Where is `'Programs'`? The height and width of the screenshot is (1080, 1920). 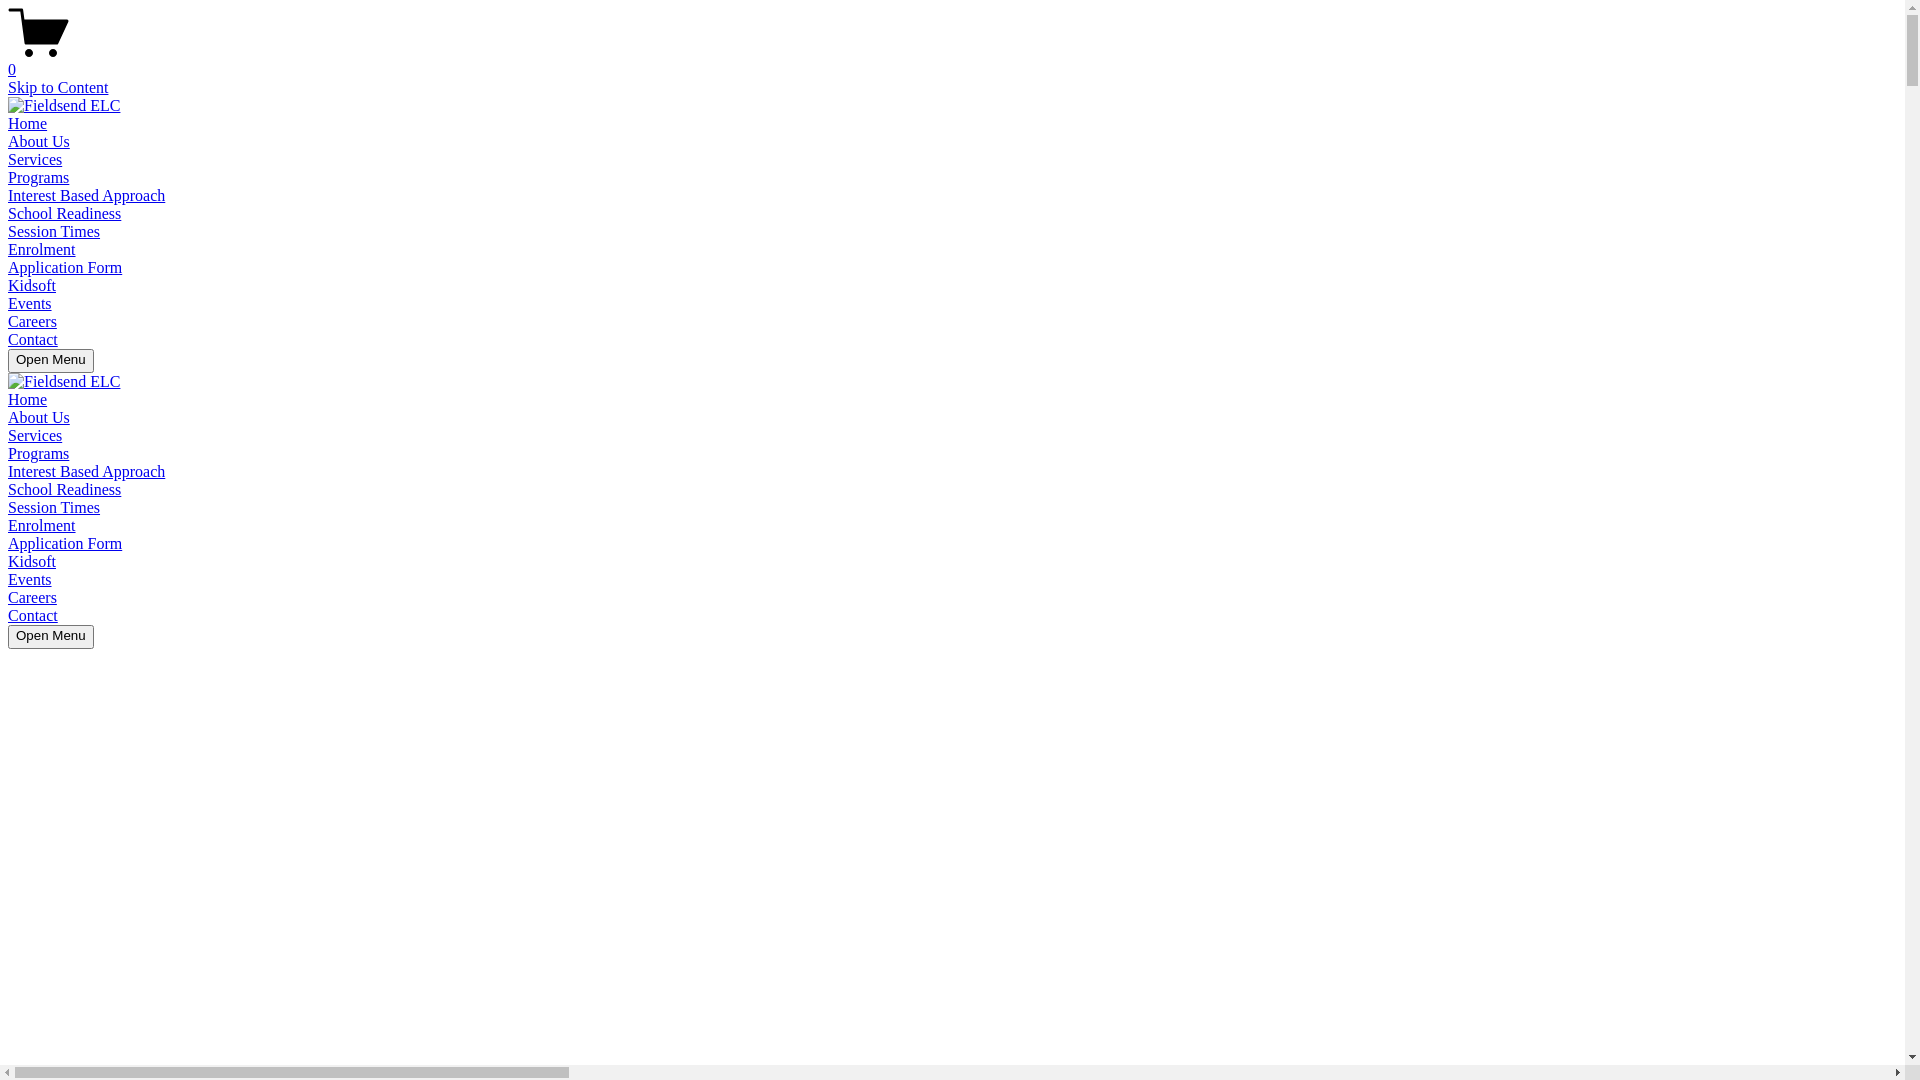 'Programs' is located at coordinates (8, 453).